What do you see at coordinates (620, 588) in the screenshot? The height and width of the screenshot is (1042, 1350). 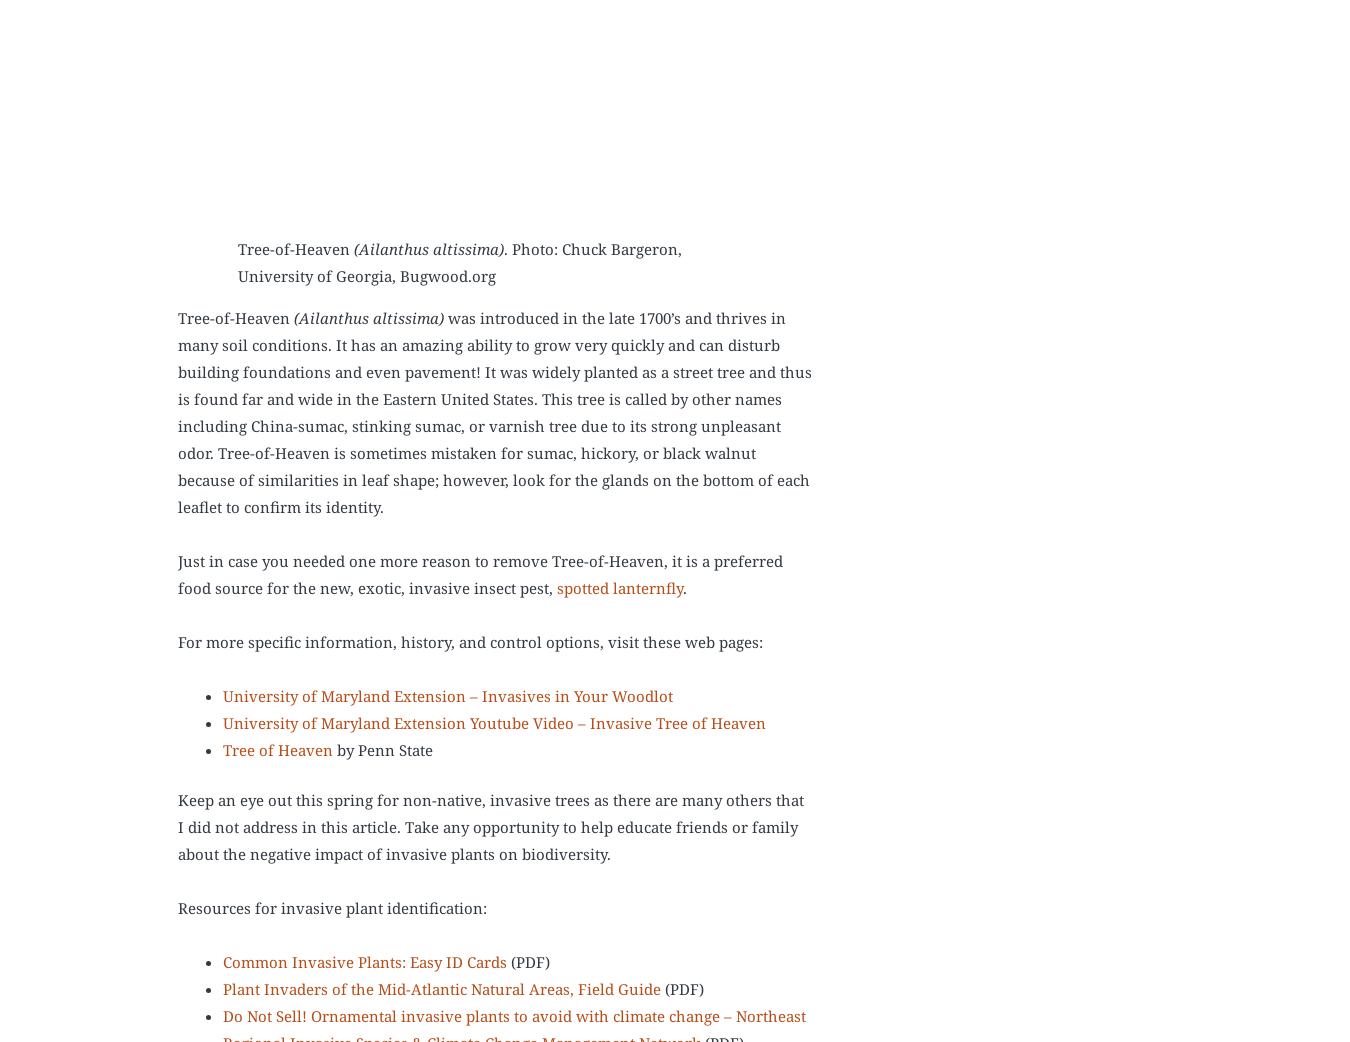 I see `'spotted lanternfly'` at bounding box center [620, 588].